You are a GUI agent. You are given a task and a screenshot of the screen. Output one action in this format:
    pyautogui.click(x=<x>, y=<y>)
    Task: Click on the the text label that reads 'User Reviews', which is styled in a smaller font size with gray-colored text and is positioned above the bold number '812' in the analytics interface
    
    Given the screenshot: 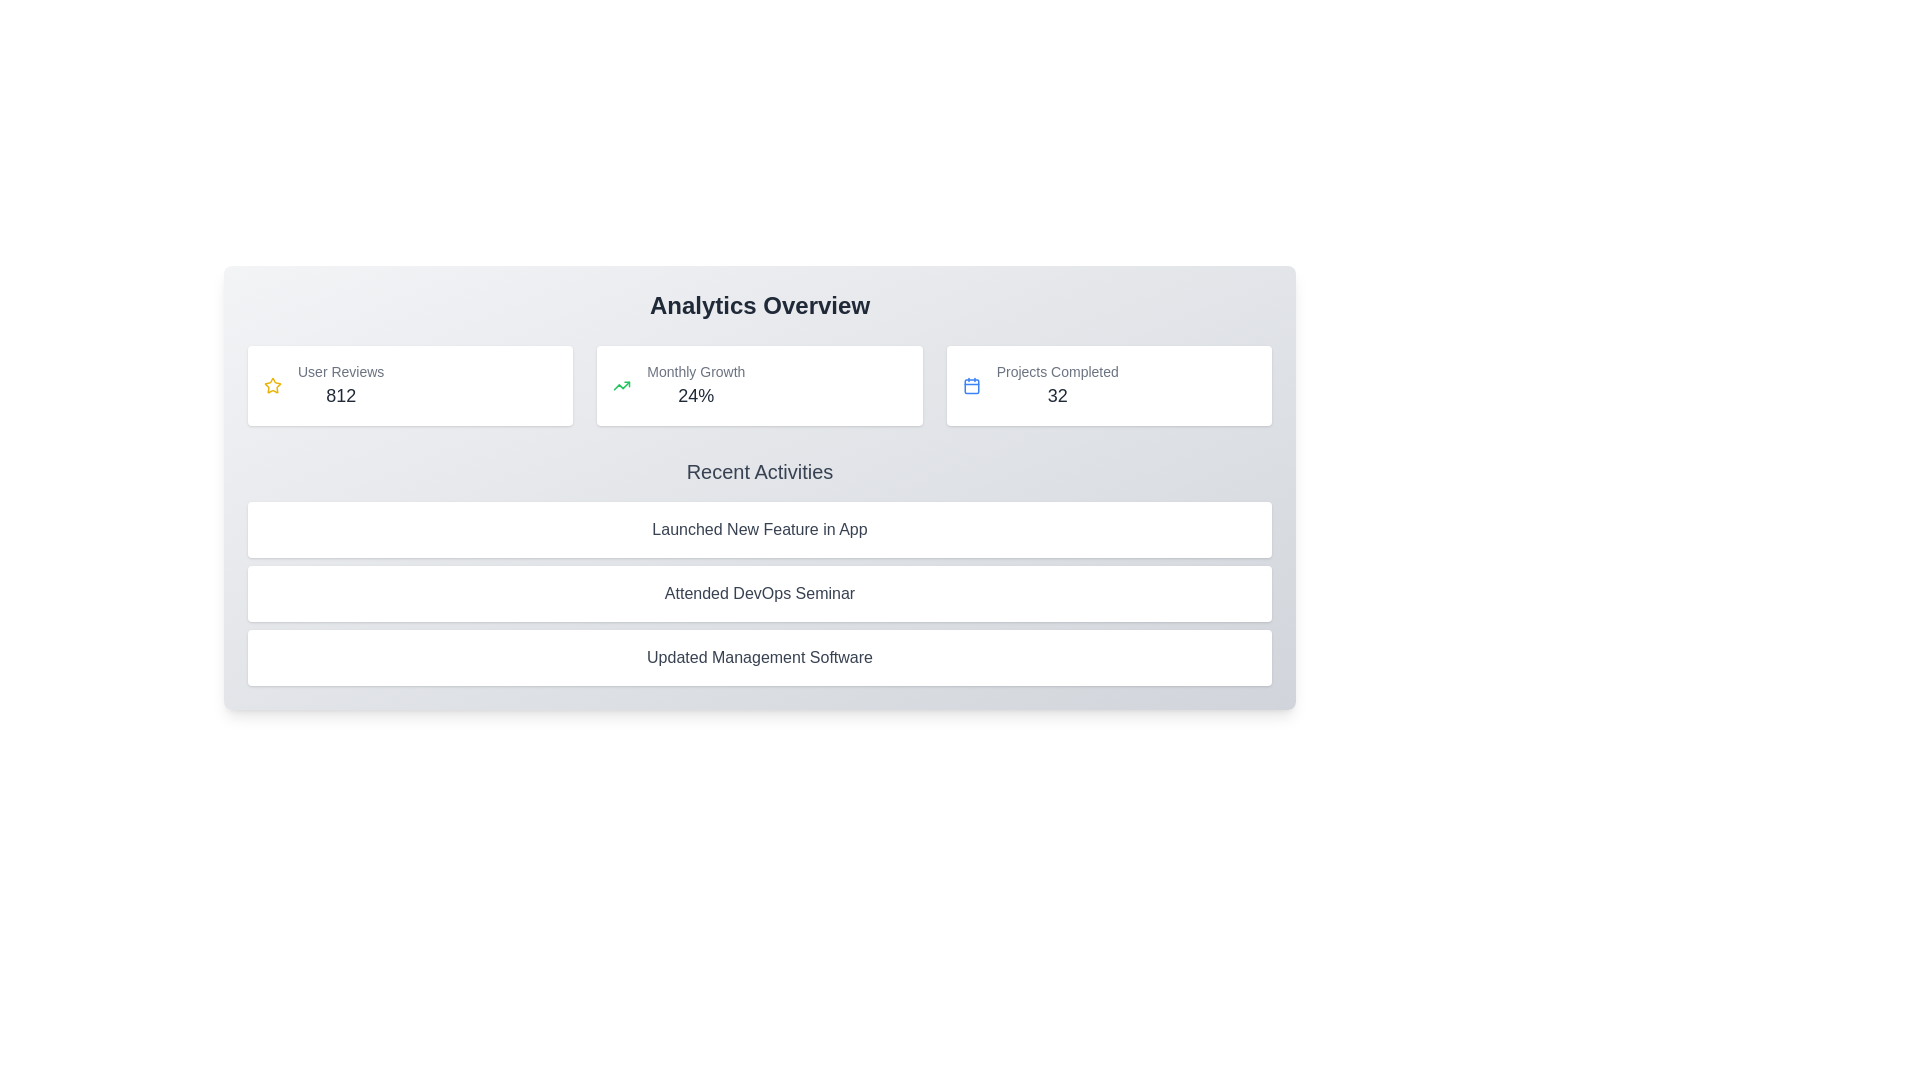 What is the action you would take?
    pyautogui.click(x=341, y=371)
    